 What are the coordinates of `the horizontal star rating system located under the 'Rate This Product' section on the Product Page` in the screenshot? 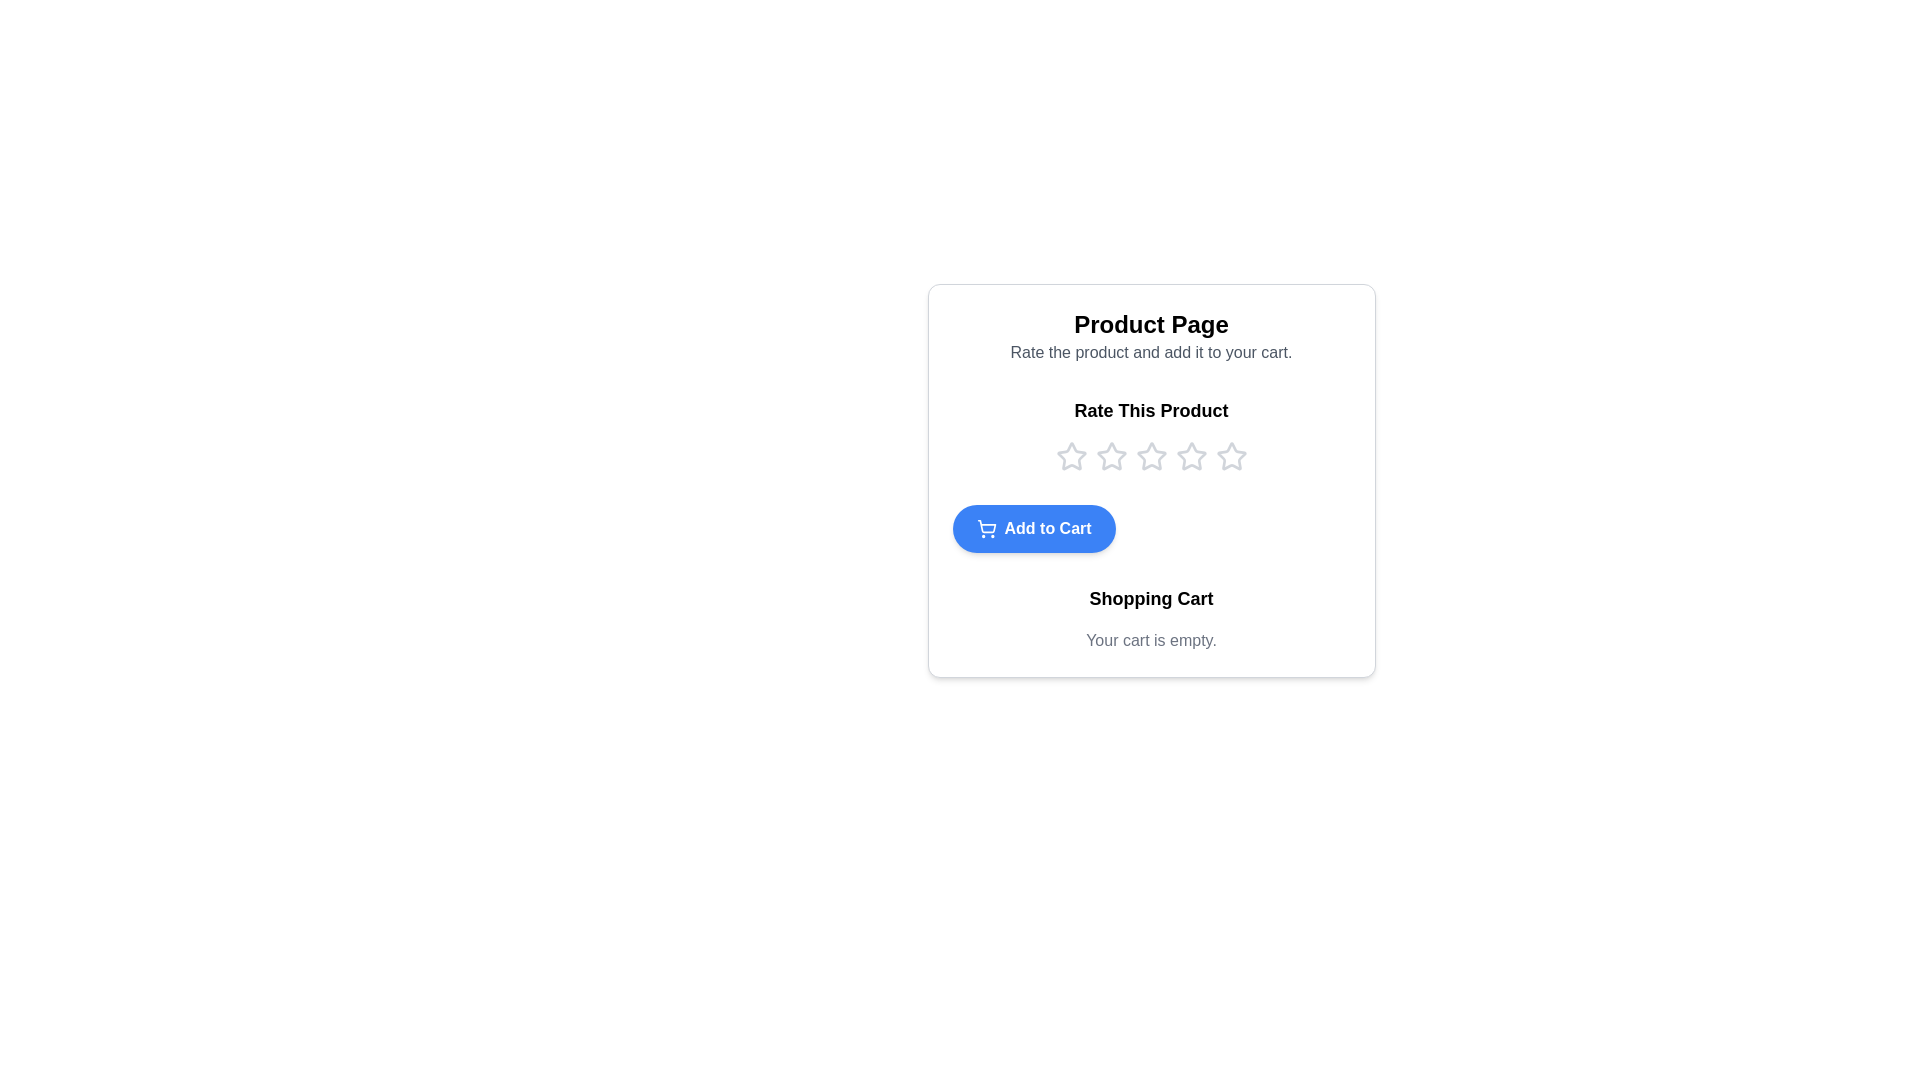 It's located at (1151, 456).